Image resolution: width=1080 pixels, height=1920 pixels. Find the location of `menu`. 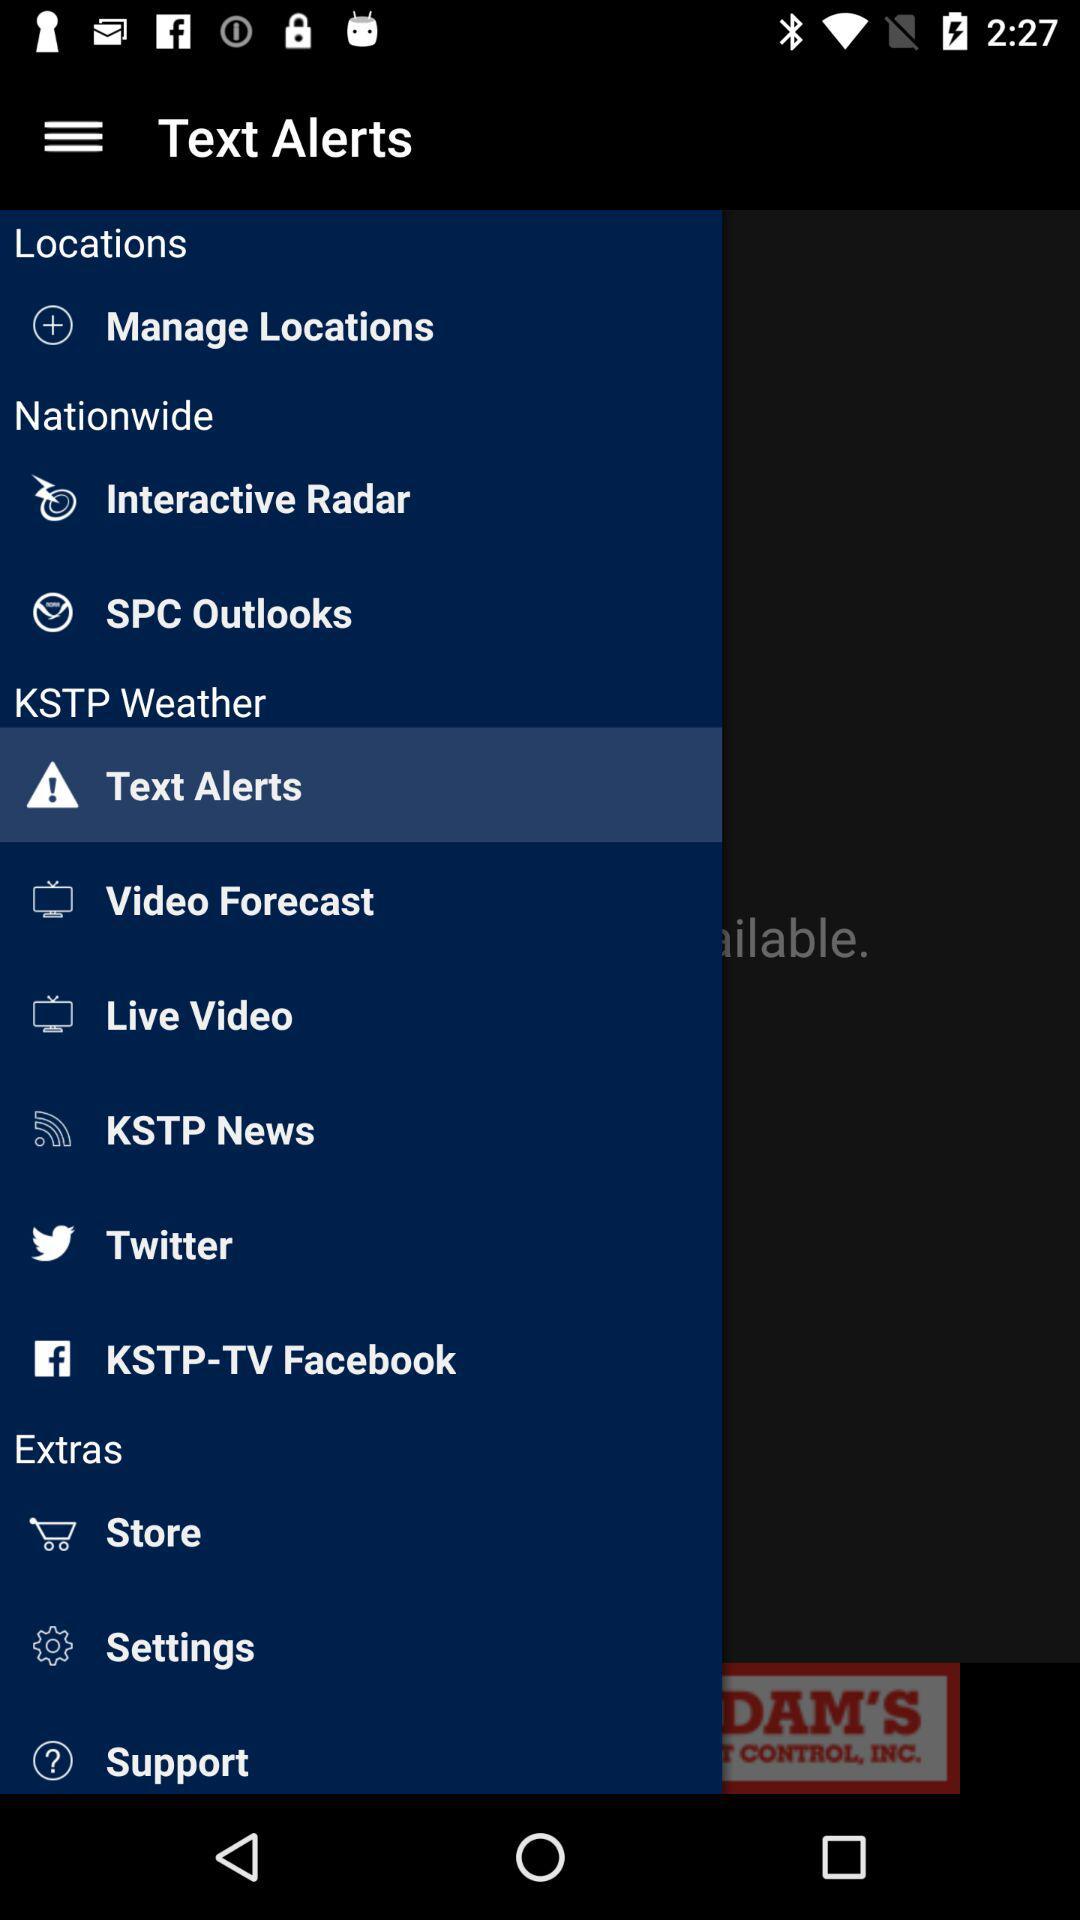

menu is located at coordinates (72, 135).